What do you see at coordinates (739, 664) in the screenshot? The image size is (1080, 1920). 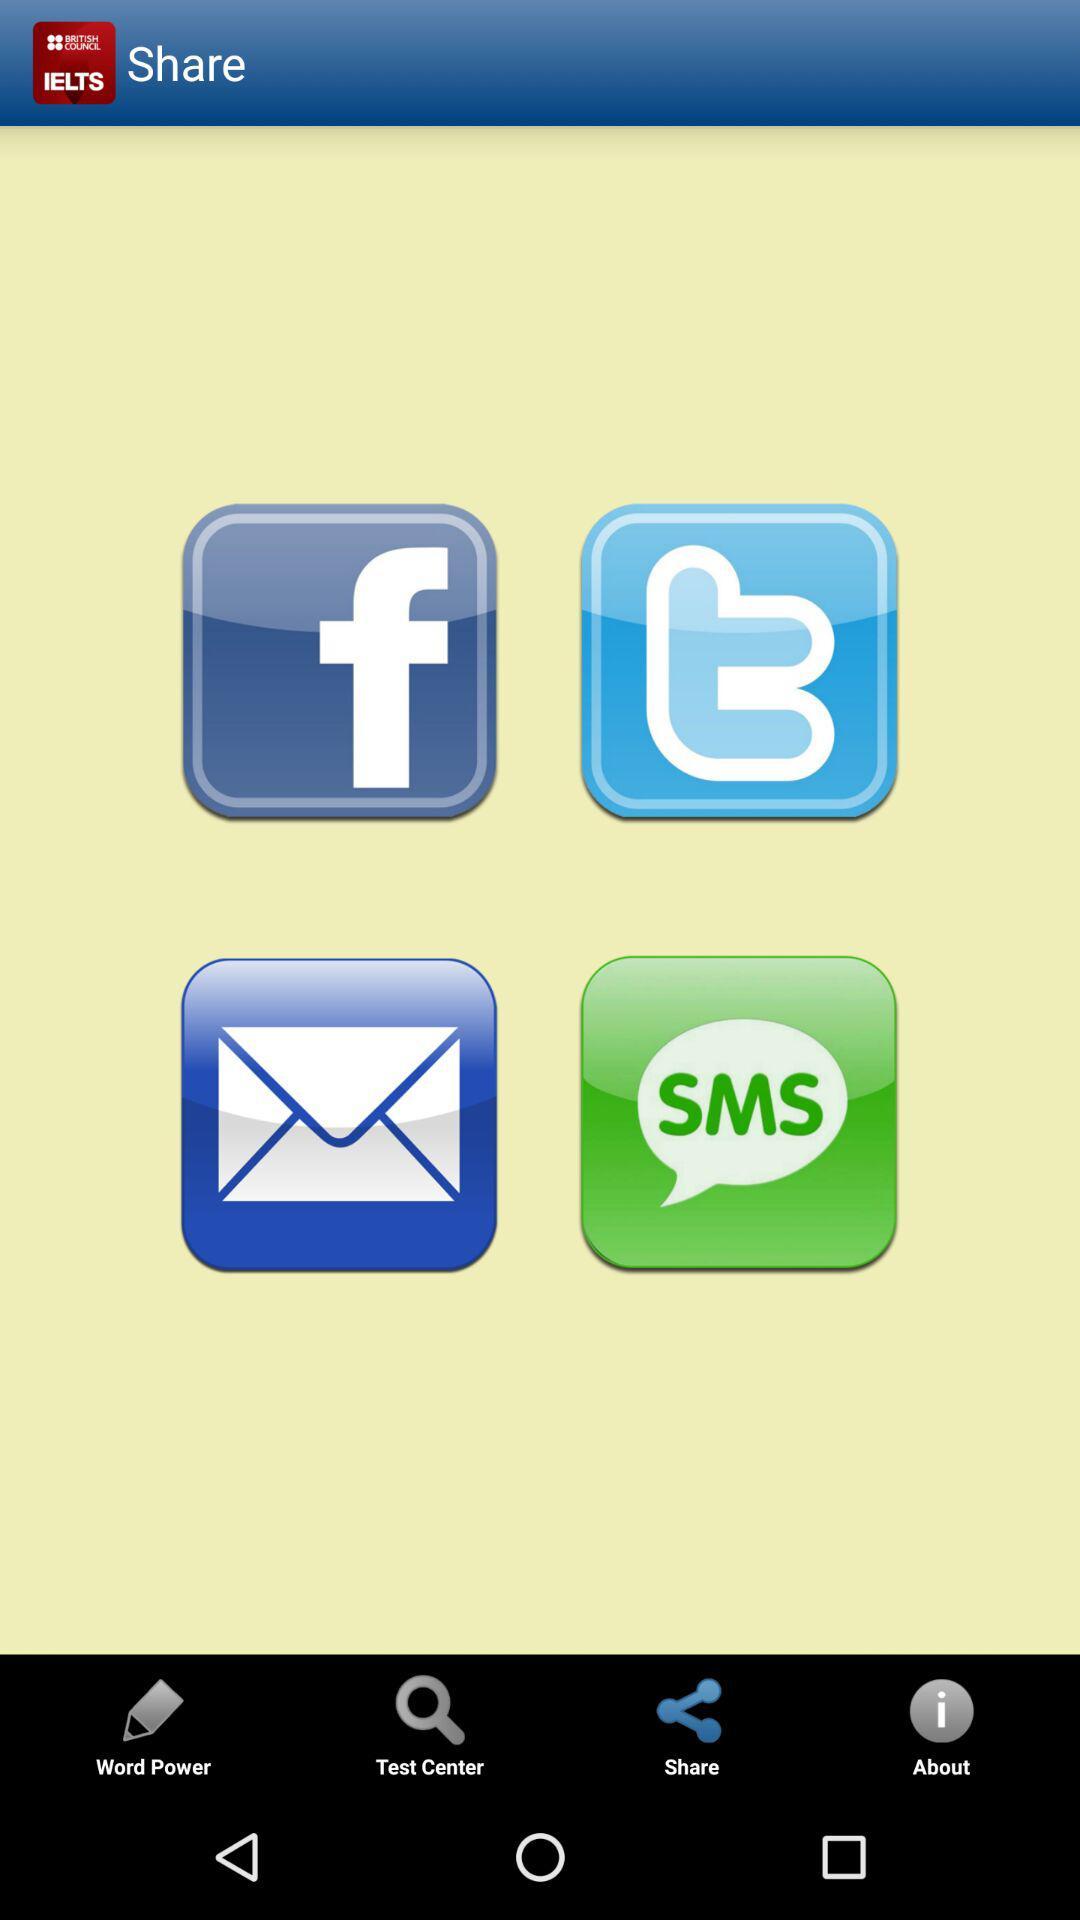 I see `twitter` at bounding box center [739, 664].